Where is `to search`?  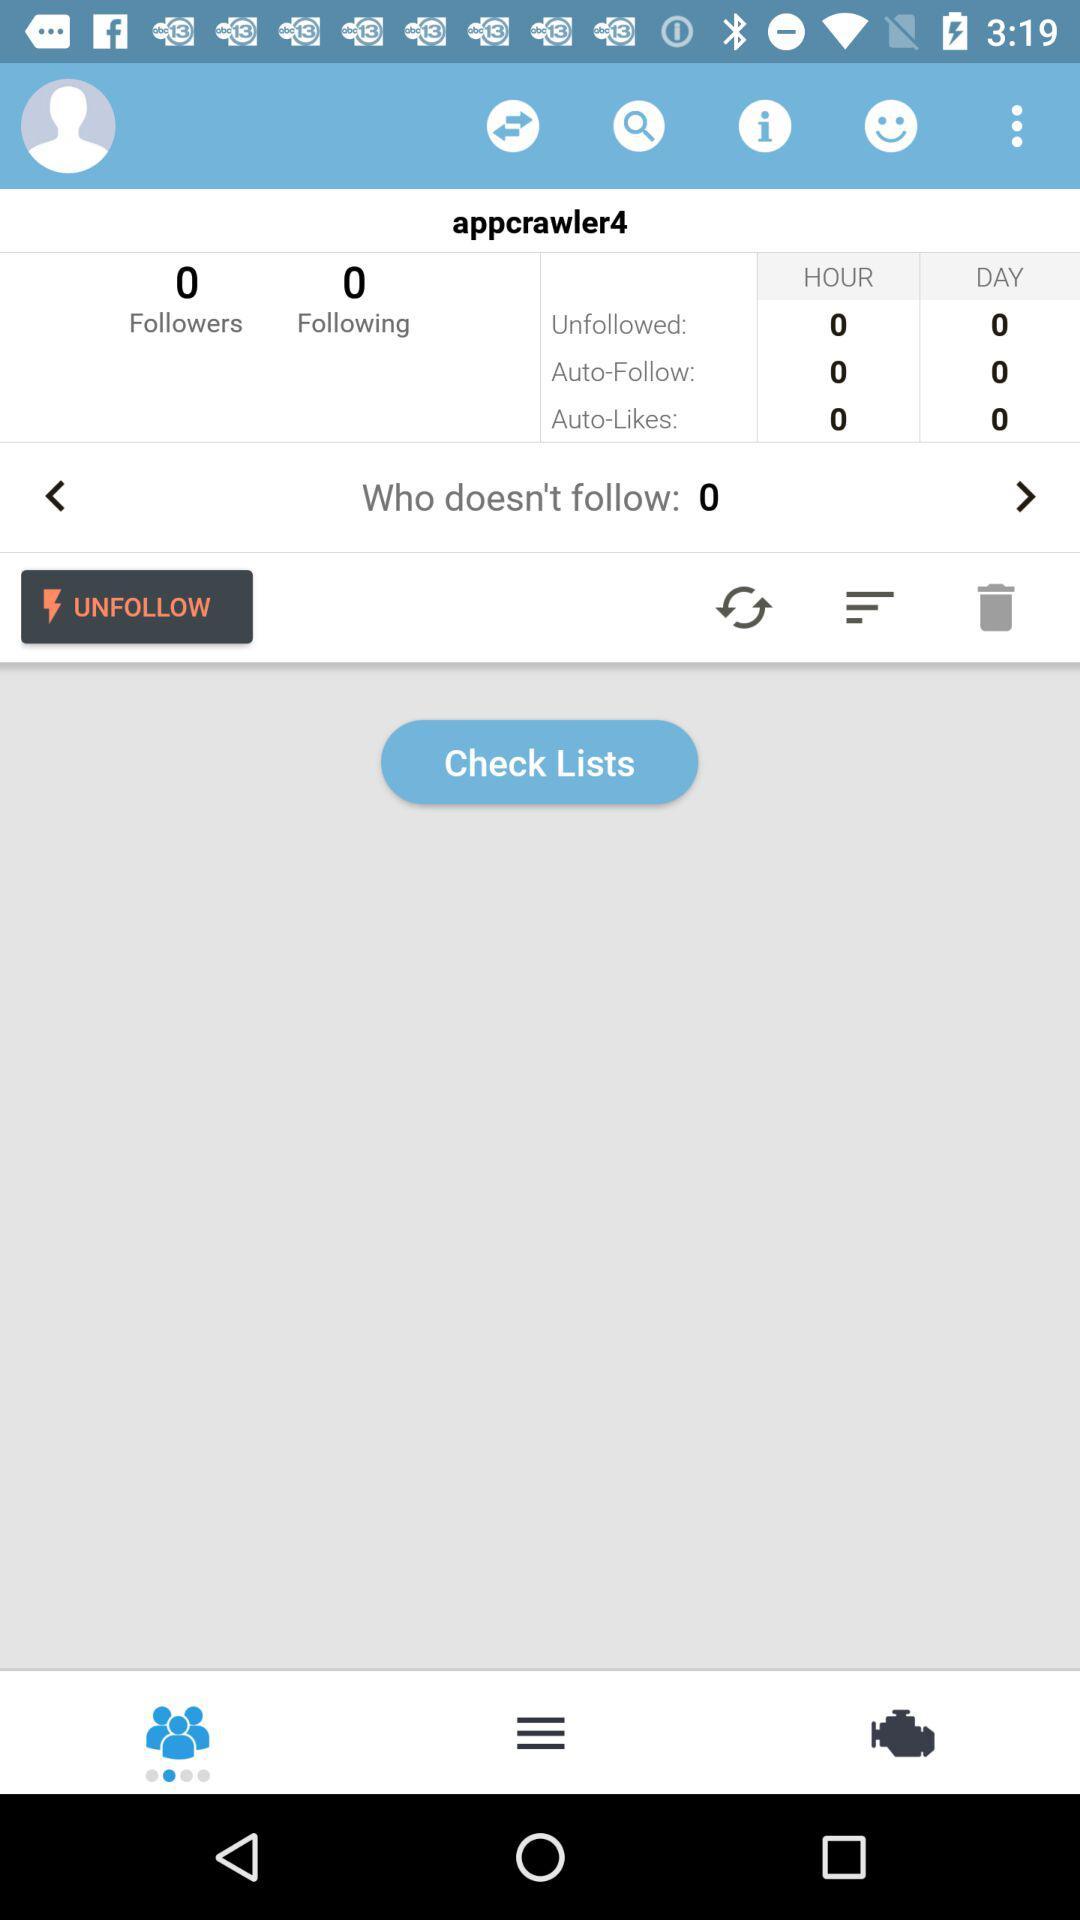 to search is located at coordinates (639, 124).